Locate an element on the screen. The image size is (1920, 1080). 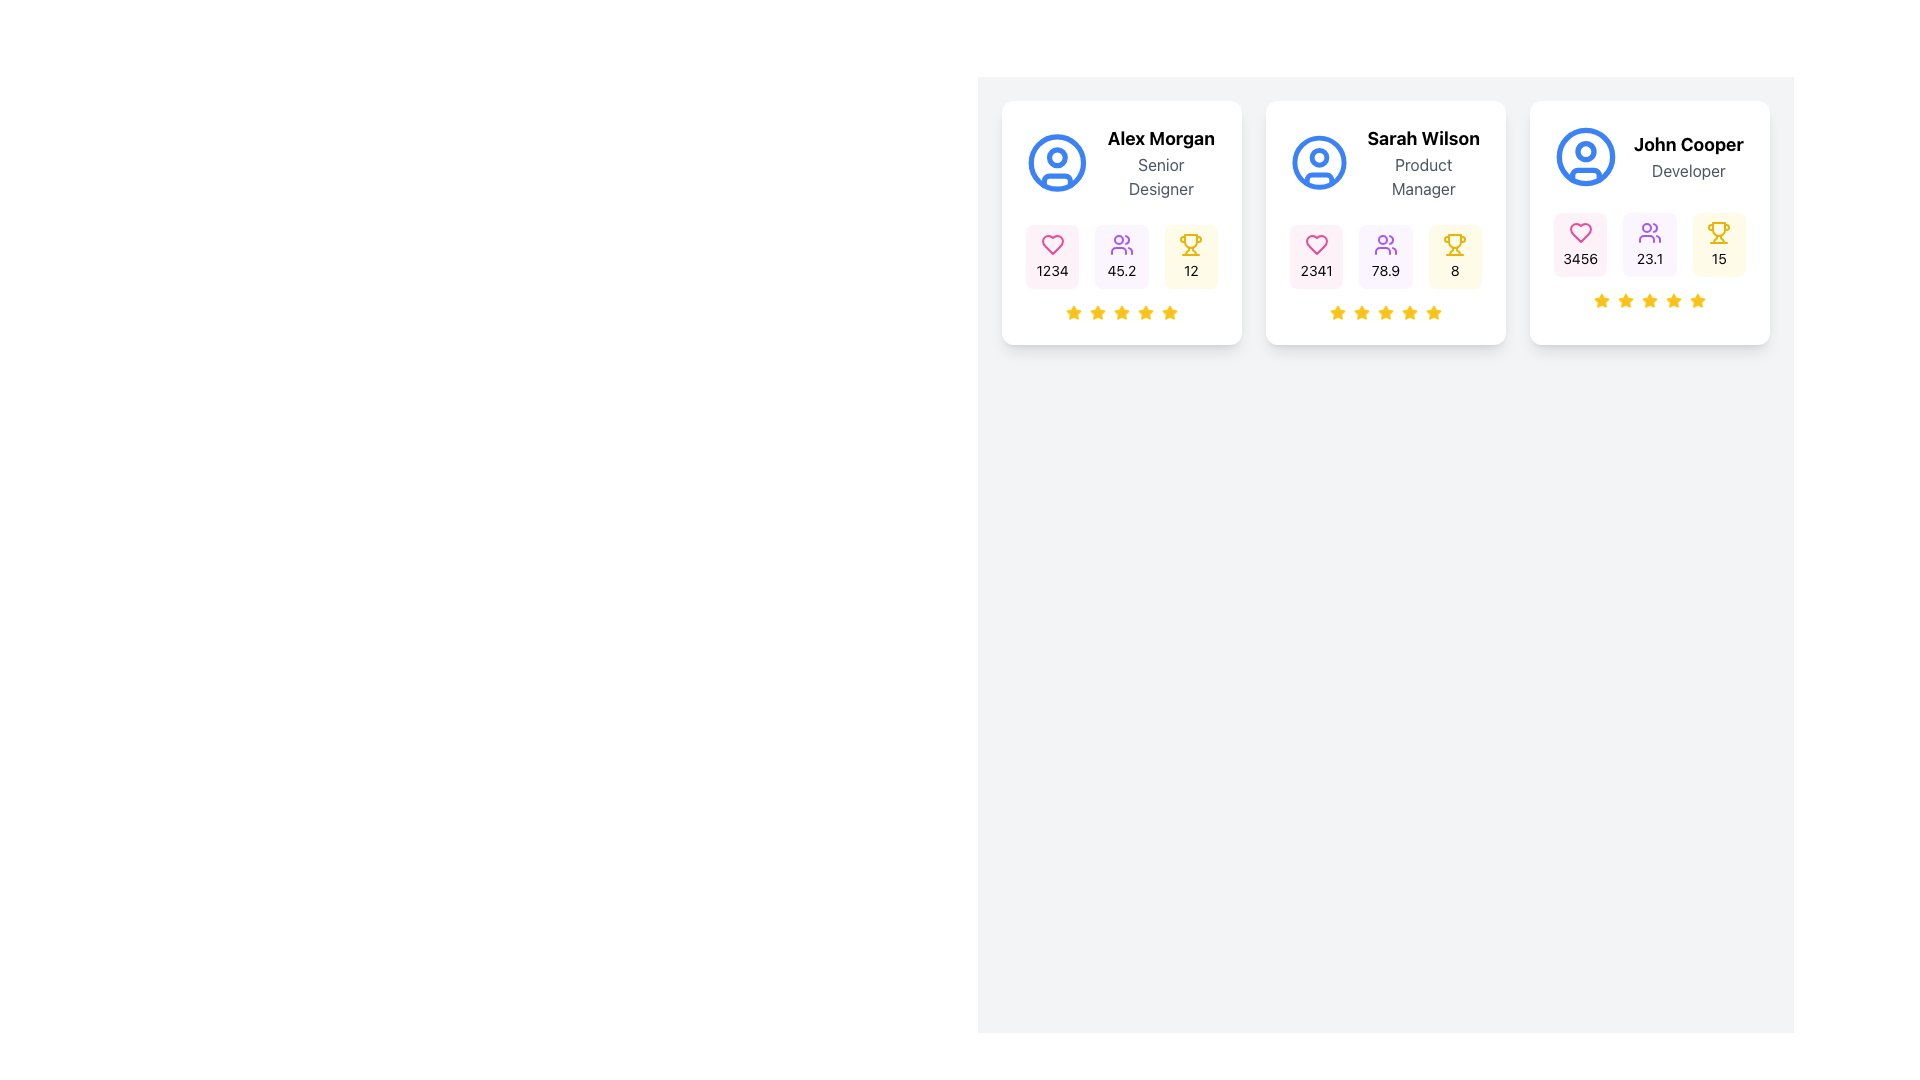
the Descriptive Text Block that displays the user's name and role, located in the second profile card from the left, centered beneath the circular icon is located at coordinates (1422, 161).